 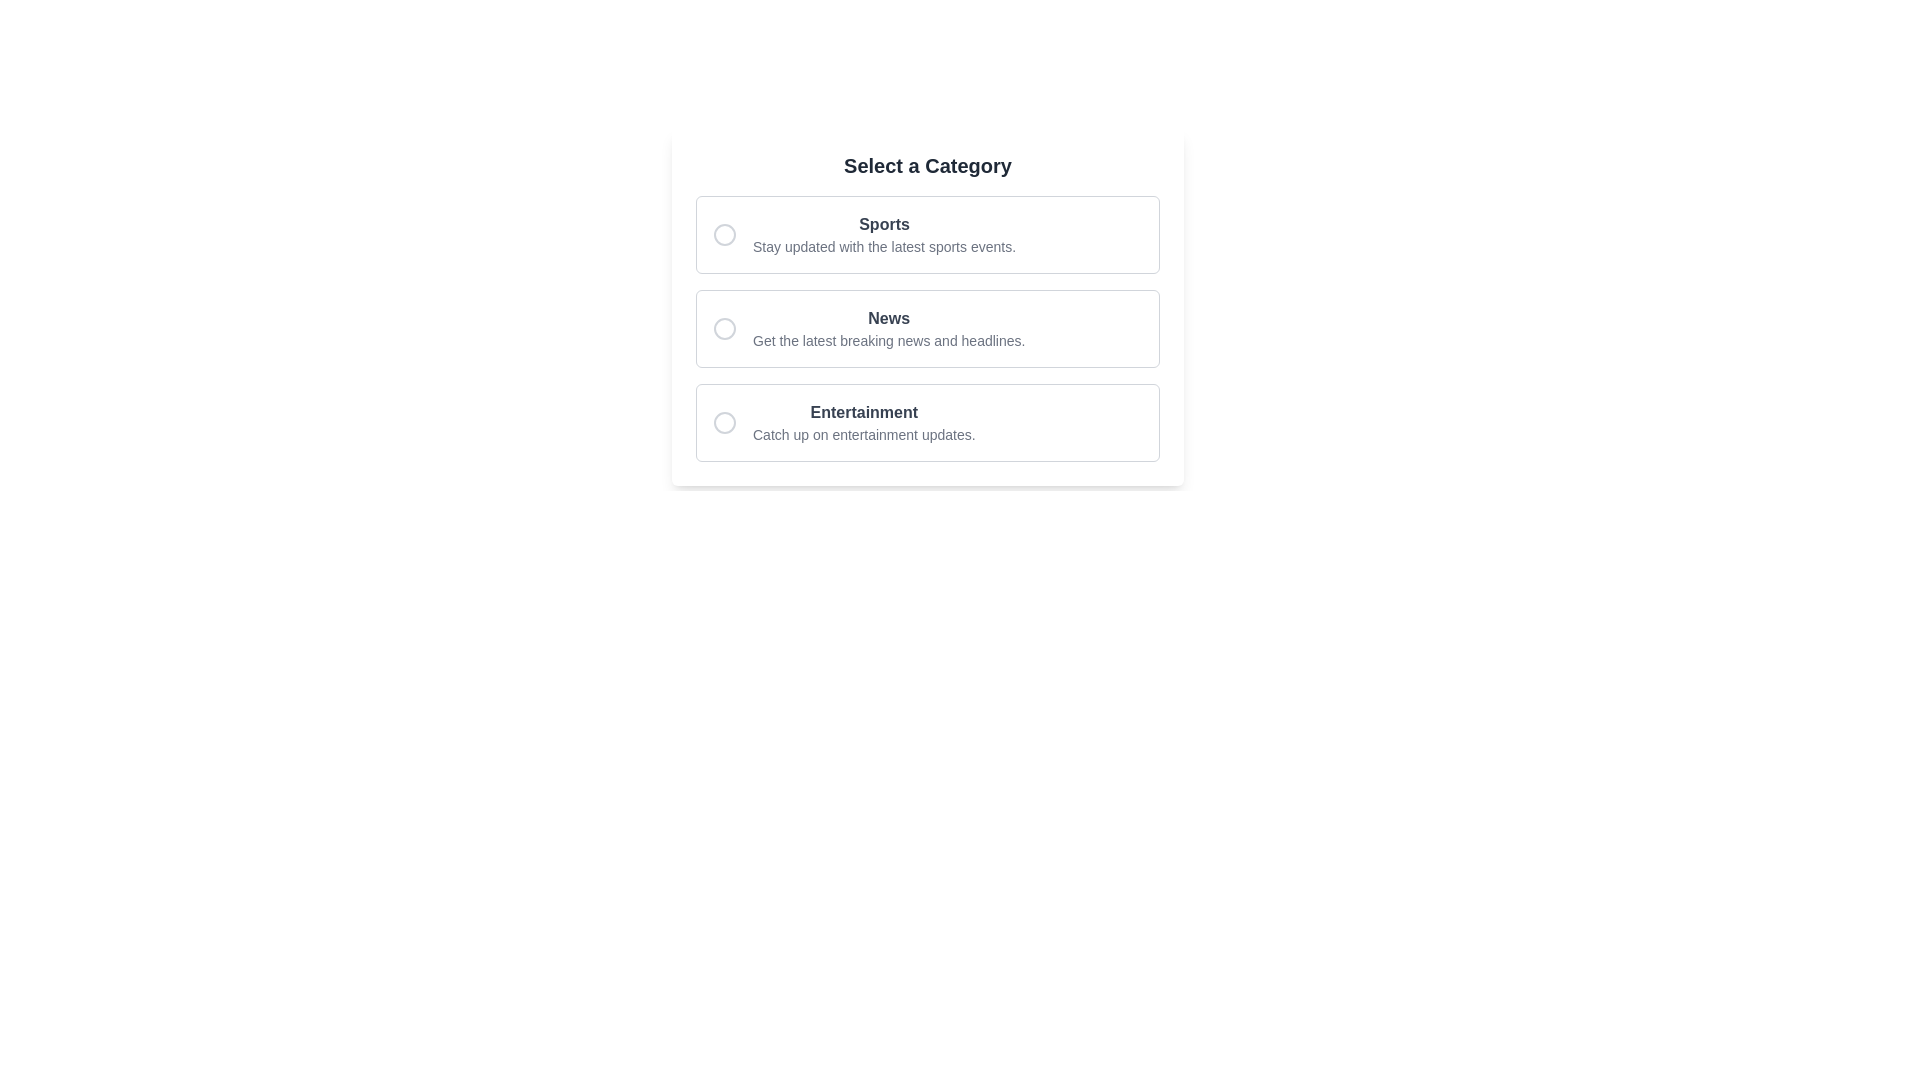 What do you see at coordinates (723, 234) in the screenshot?
I see `the radio button styled with a gray outline located to the left of the text 'Sports'` at bounding box center [723, 234].